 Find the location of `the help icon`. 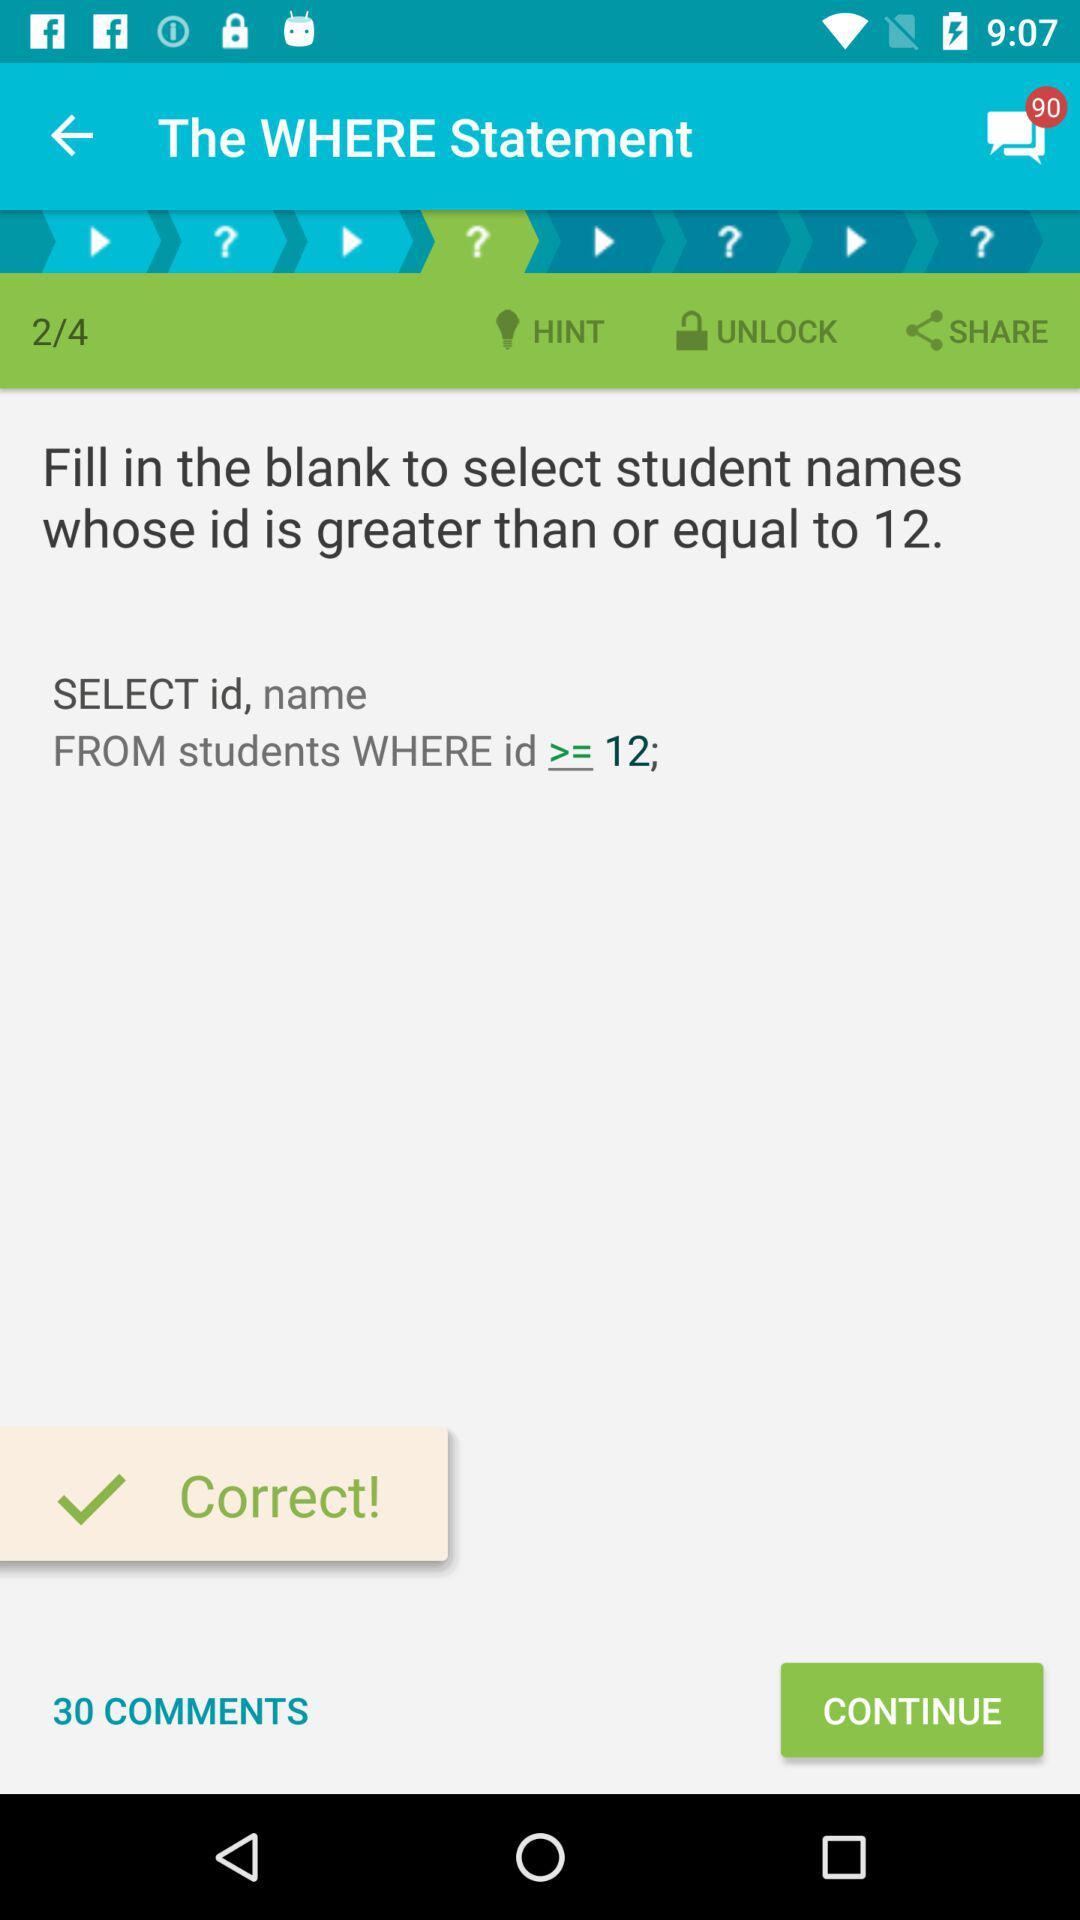

the help icon is located at coordinates (477, 240).